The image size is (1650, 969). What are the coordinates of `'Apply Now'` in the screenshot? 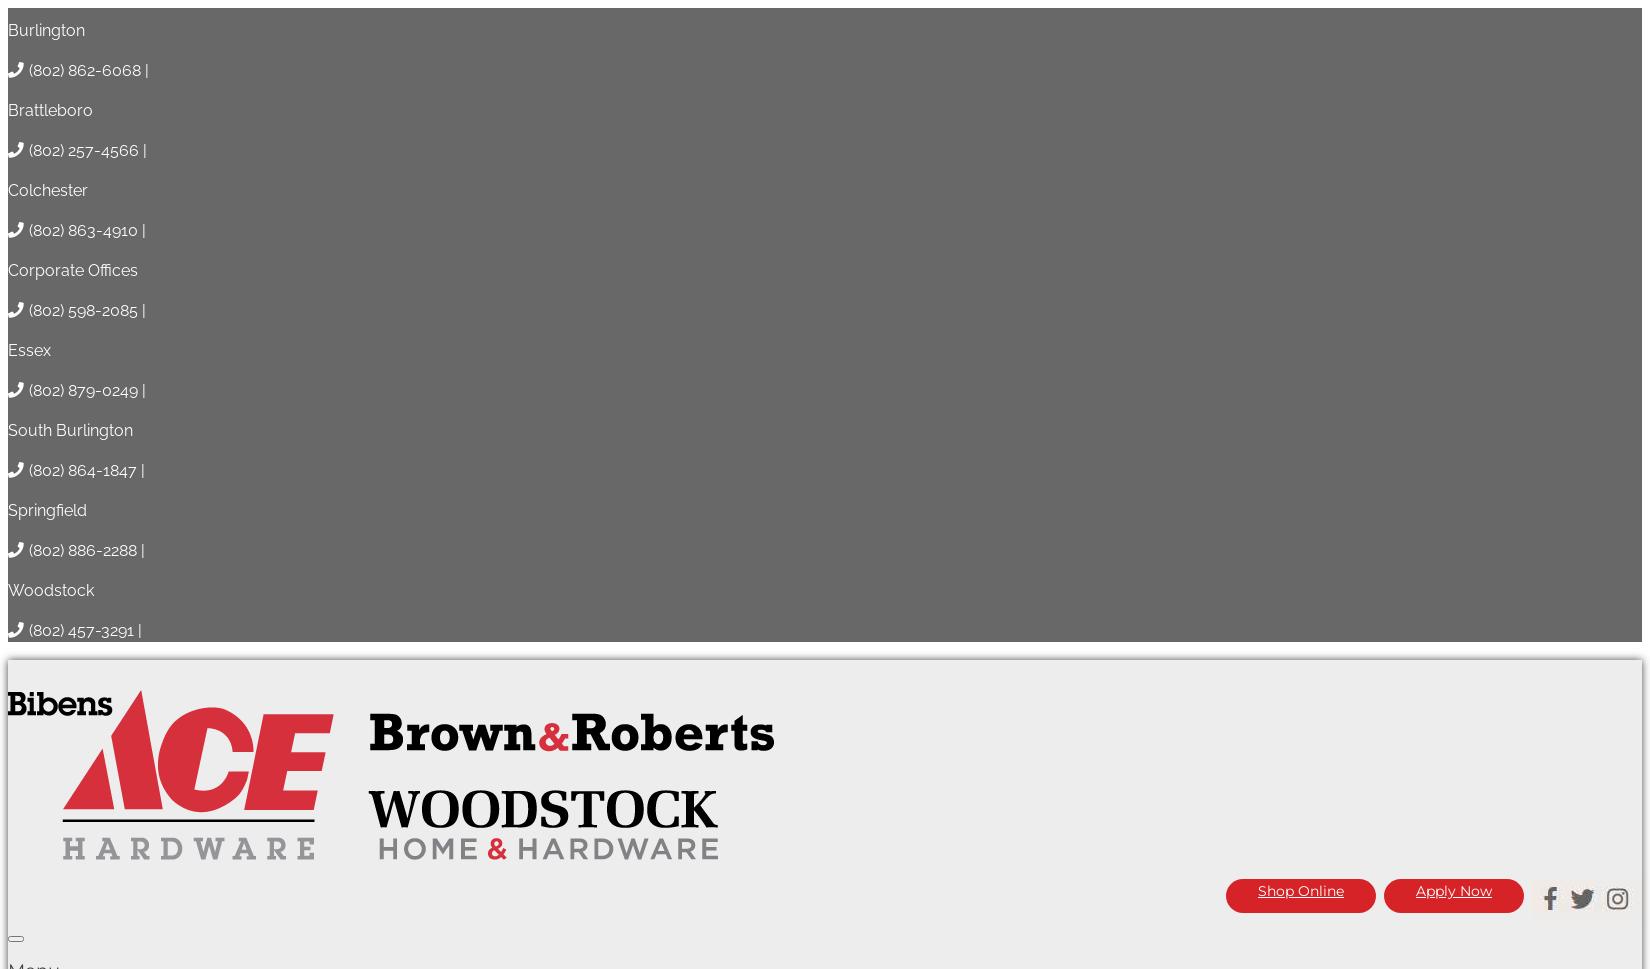 It's located at (1452, 15).